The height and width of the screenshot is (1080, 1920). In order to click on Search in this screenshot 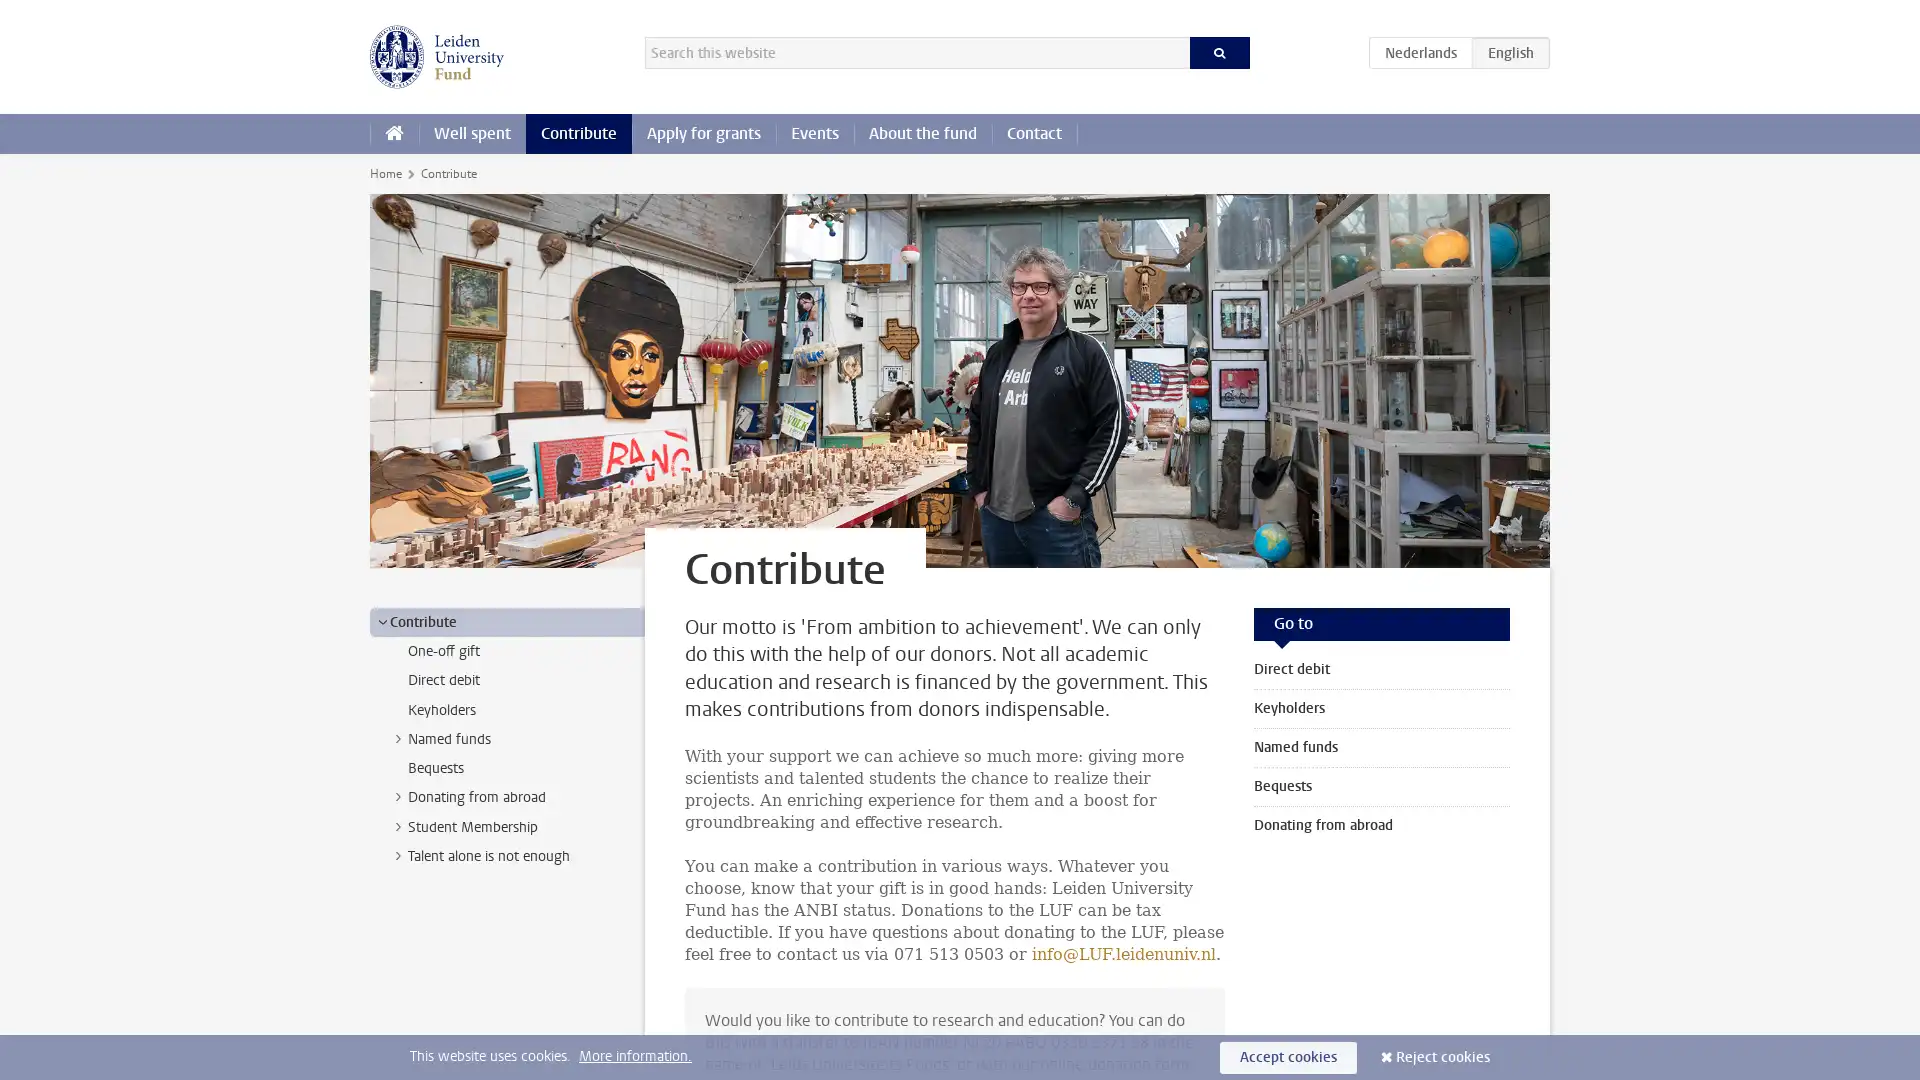, I will do `click(1218, 52)`.